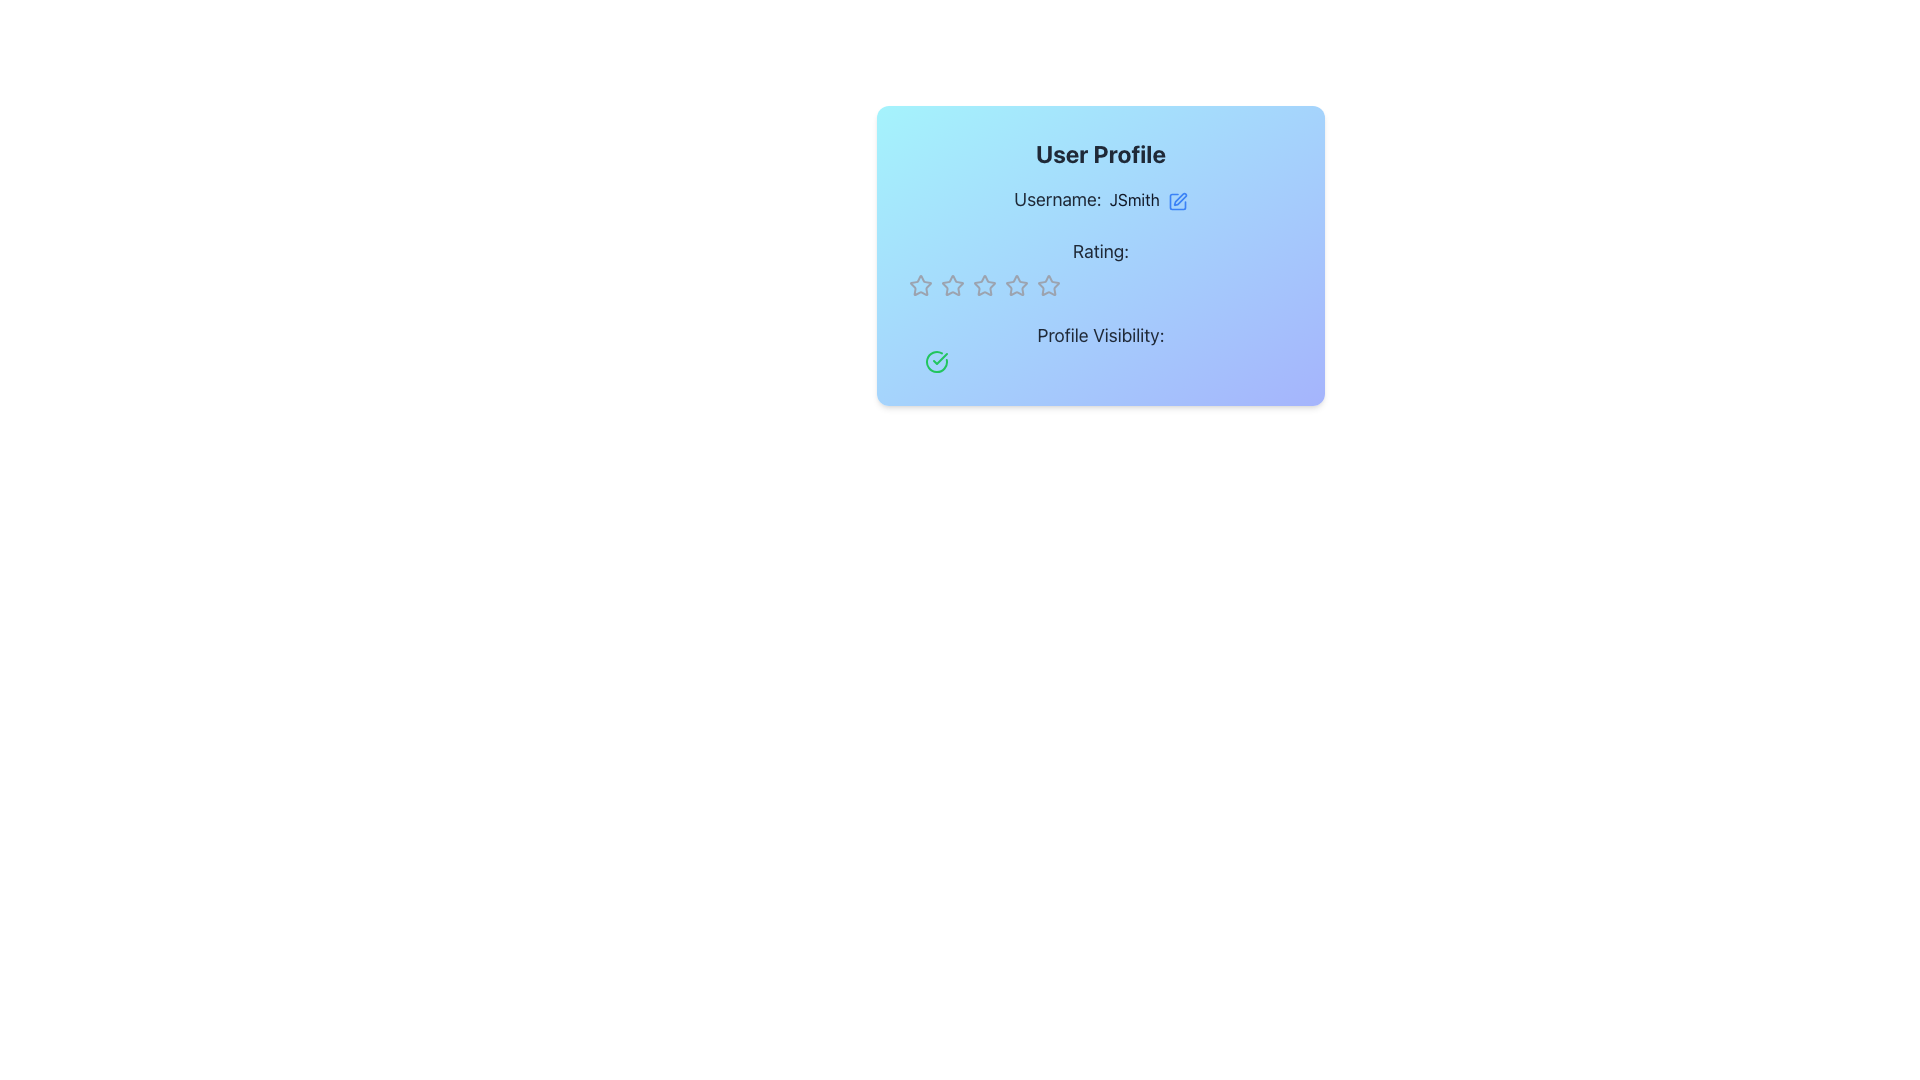  What do you see at coordinates (1099, 200) in the screenshot?
I see `the username text block in the User Profile card` at bounding box center [1099, 200].